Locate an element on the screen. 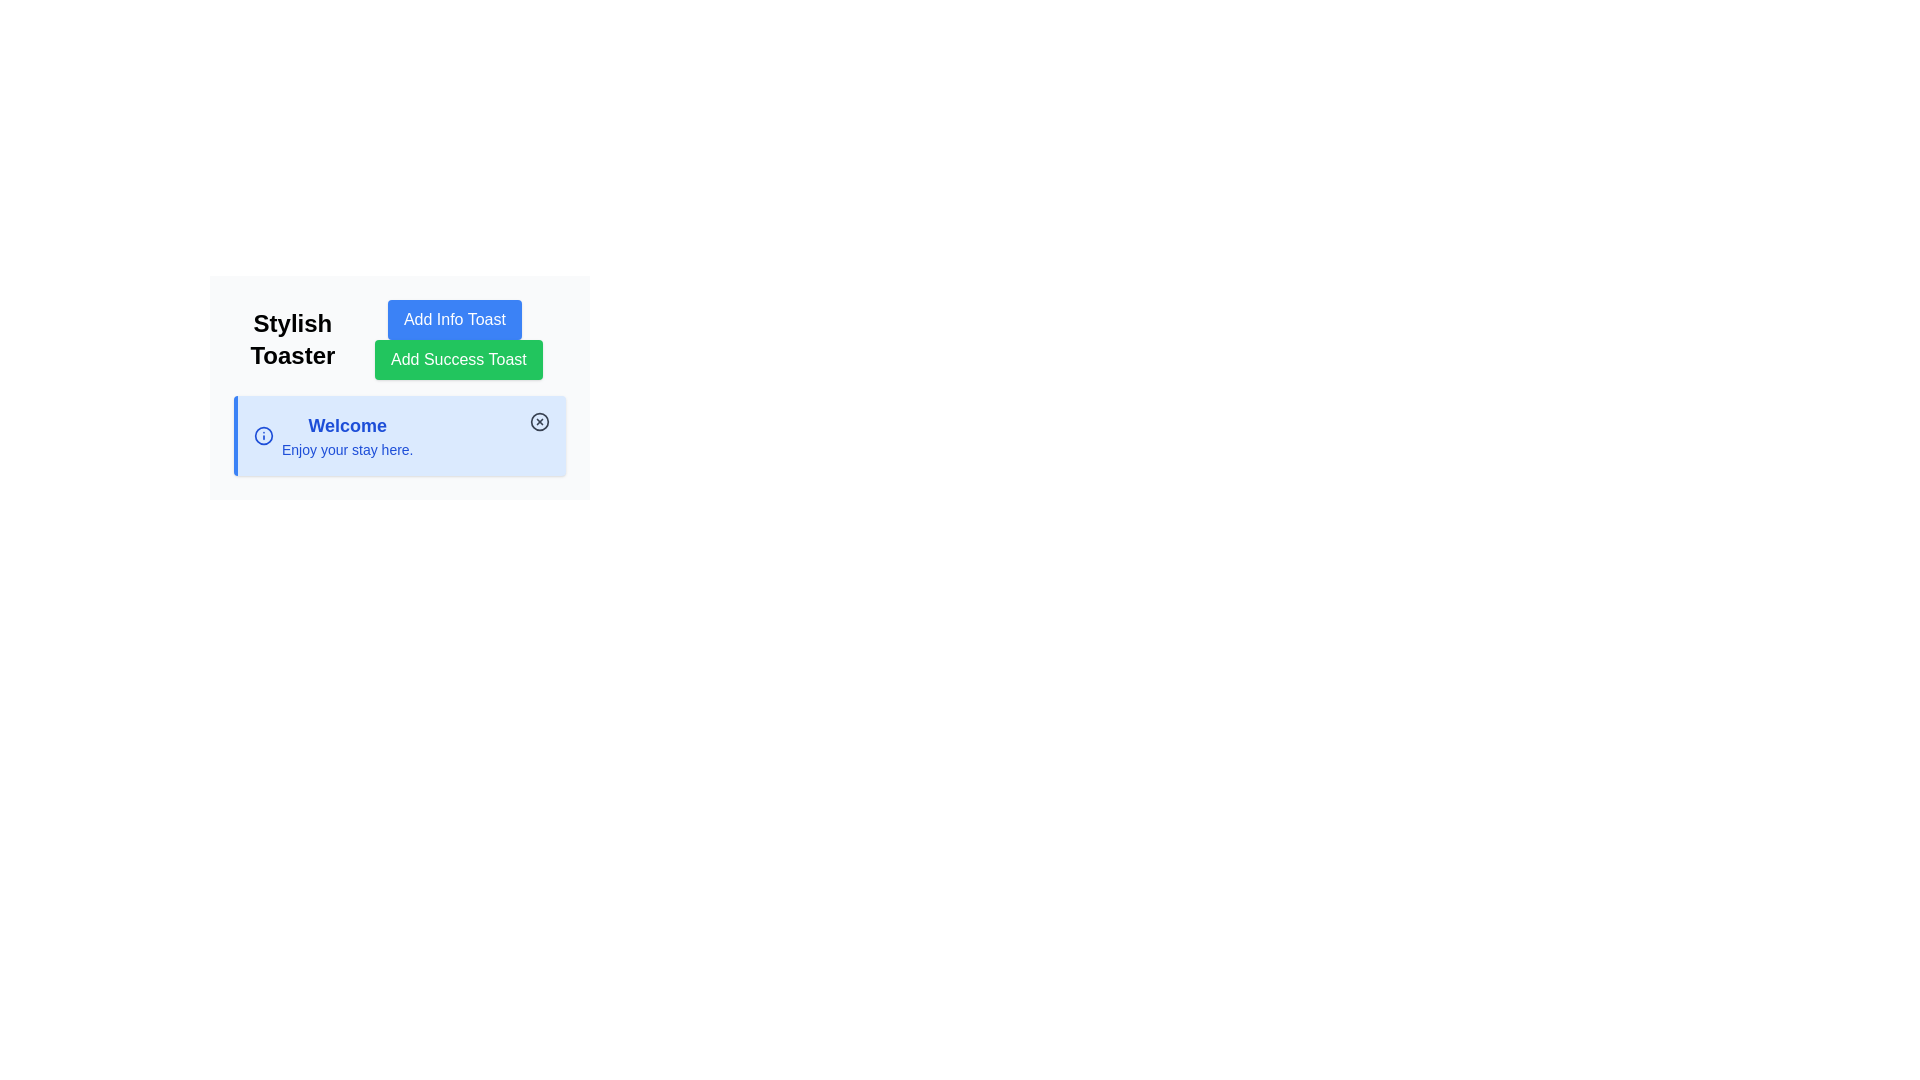  the circular icon element located at the bottom-right of the notification area is located at coordinates (263, 434).